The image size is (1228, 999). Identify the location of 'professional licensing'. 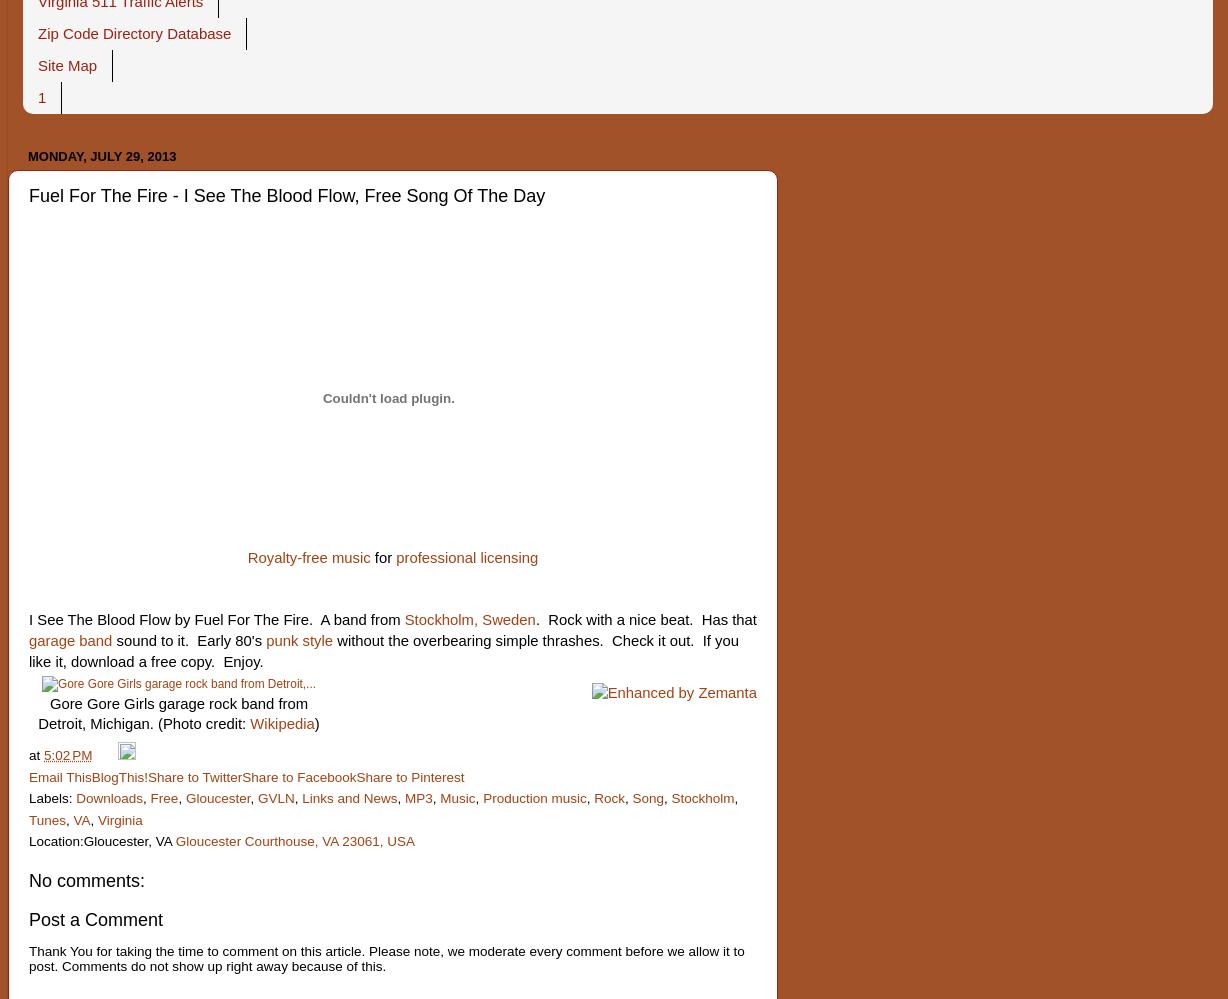
(466, 558).